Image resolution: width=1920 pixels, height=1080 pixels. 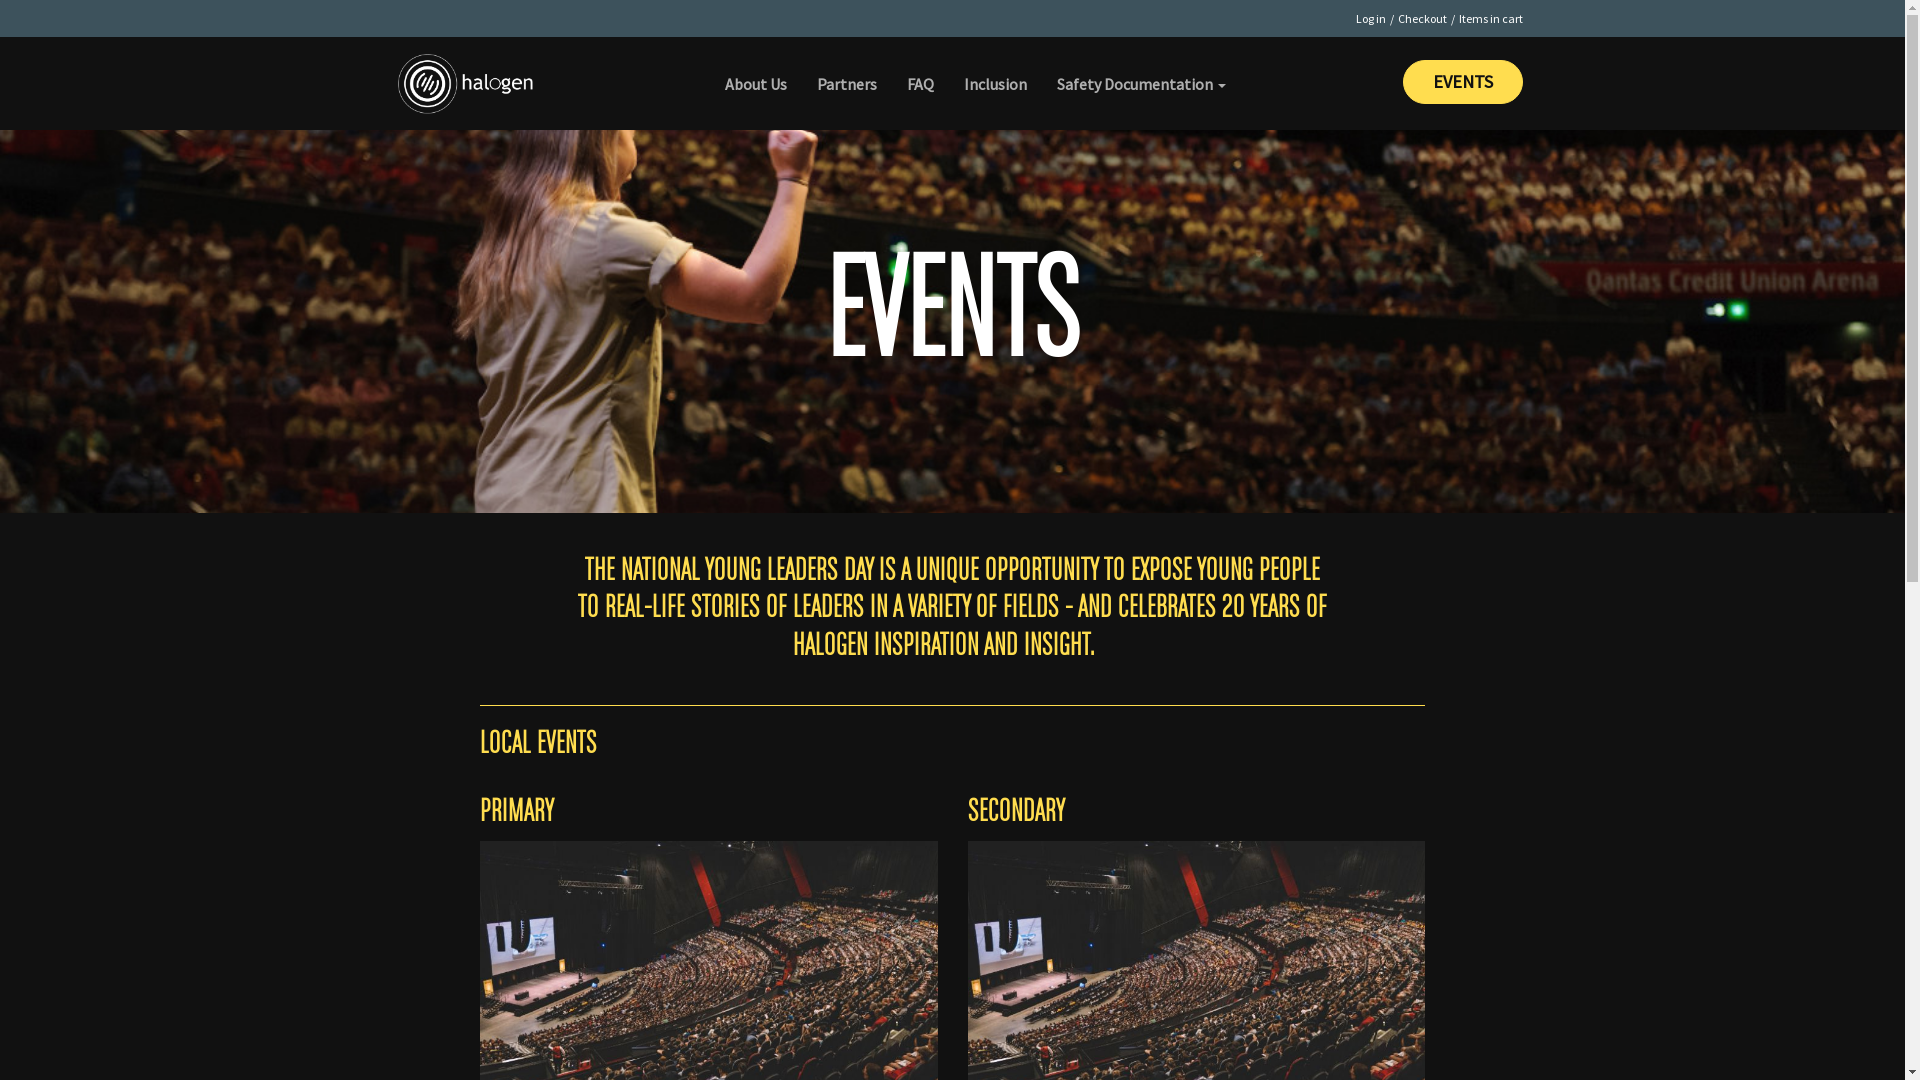 What do you see at coordinates (755, 69) in the screenshot?
I see `'About Us'` at bounding box center [755, 69].